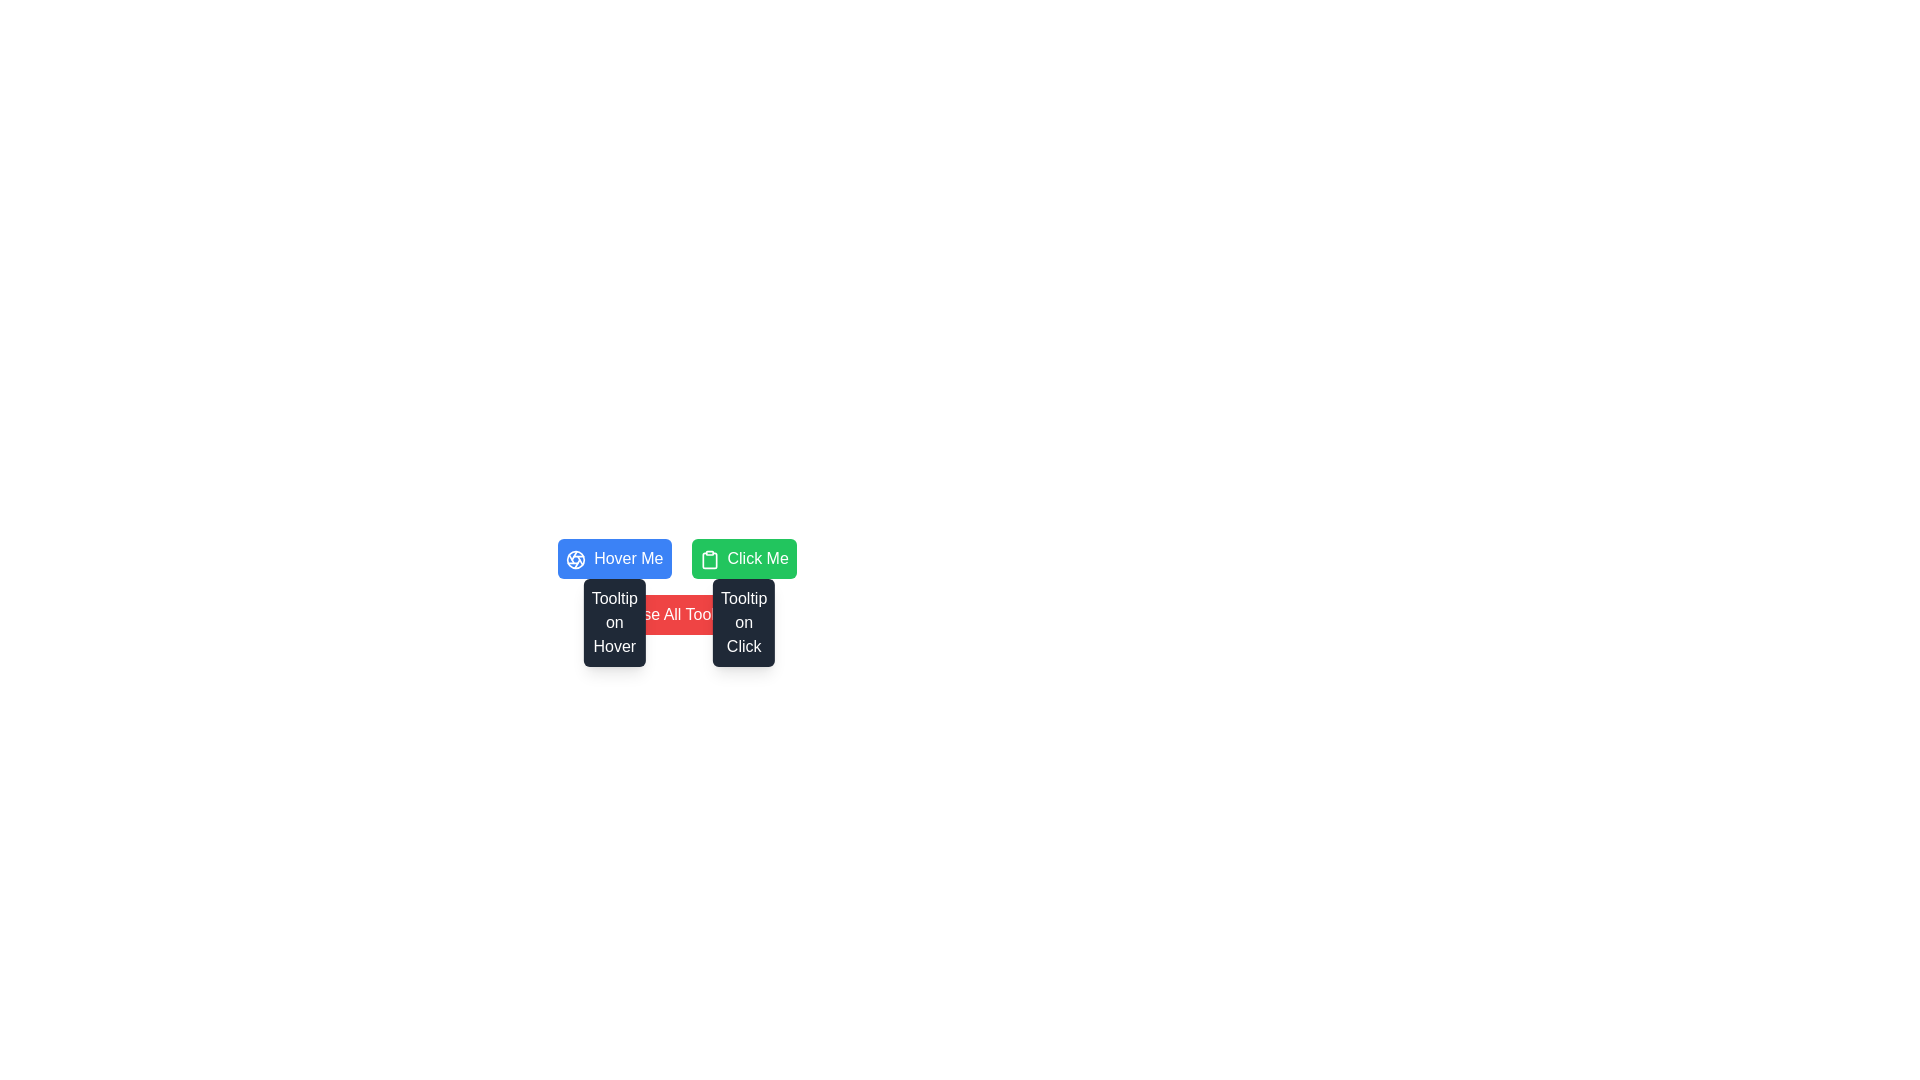 The height and width of the screenshot is (1080, 1920). I want to click on the tooltip that appears beneath the 'Click Me' green button to provide additional information, so click(743, 622).